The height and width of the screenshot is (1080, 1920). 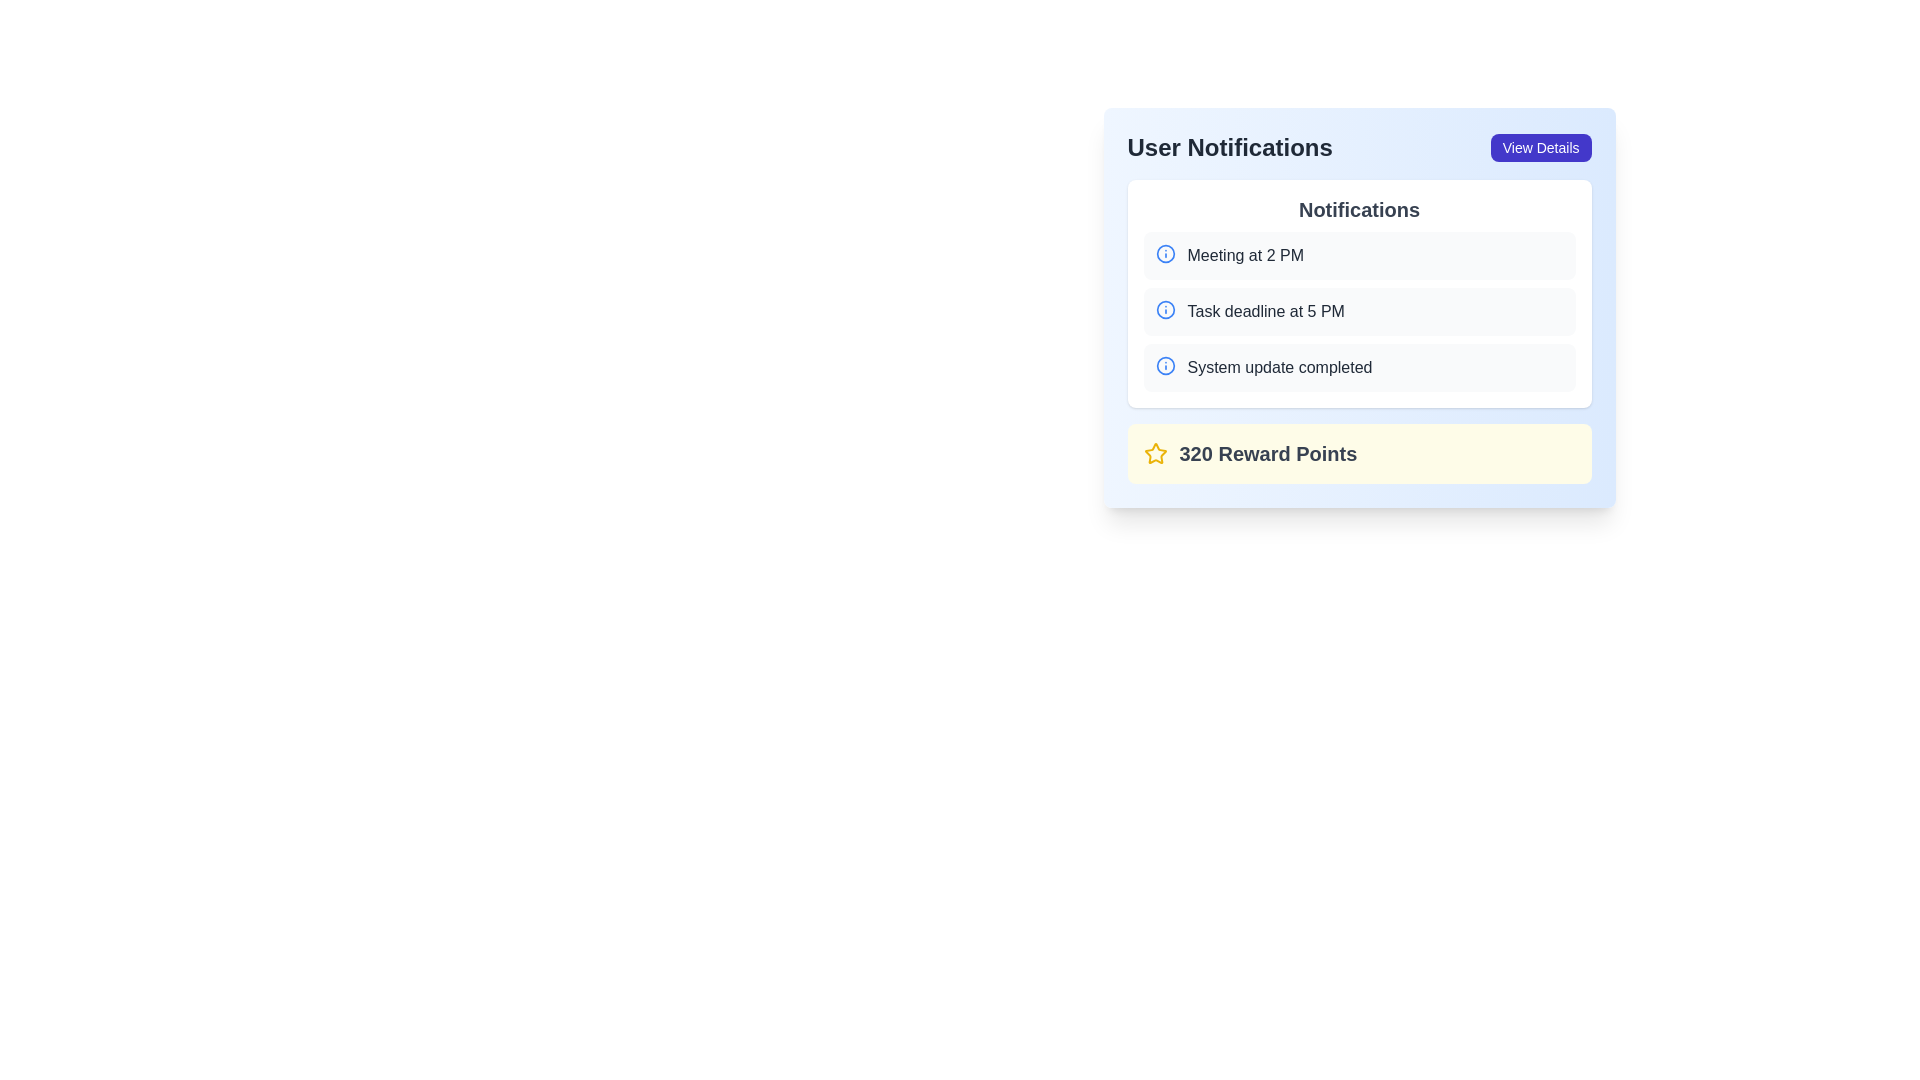 What do you see at coordinates (1267, 454) in the screenshot?
I see `the text label that displays the user's current reward points, located at the bottom section of a notification card to the right of a yellow star-shaped icon` at bounding box center [1267, 454].